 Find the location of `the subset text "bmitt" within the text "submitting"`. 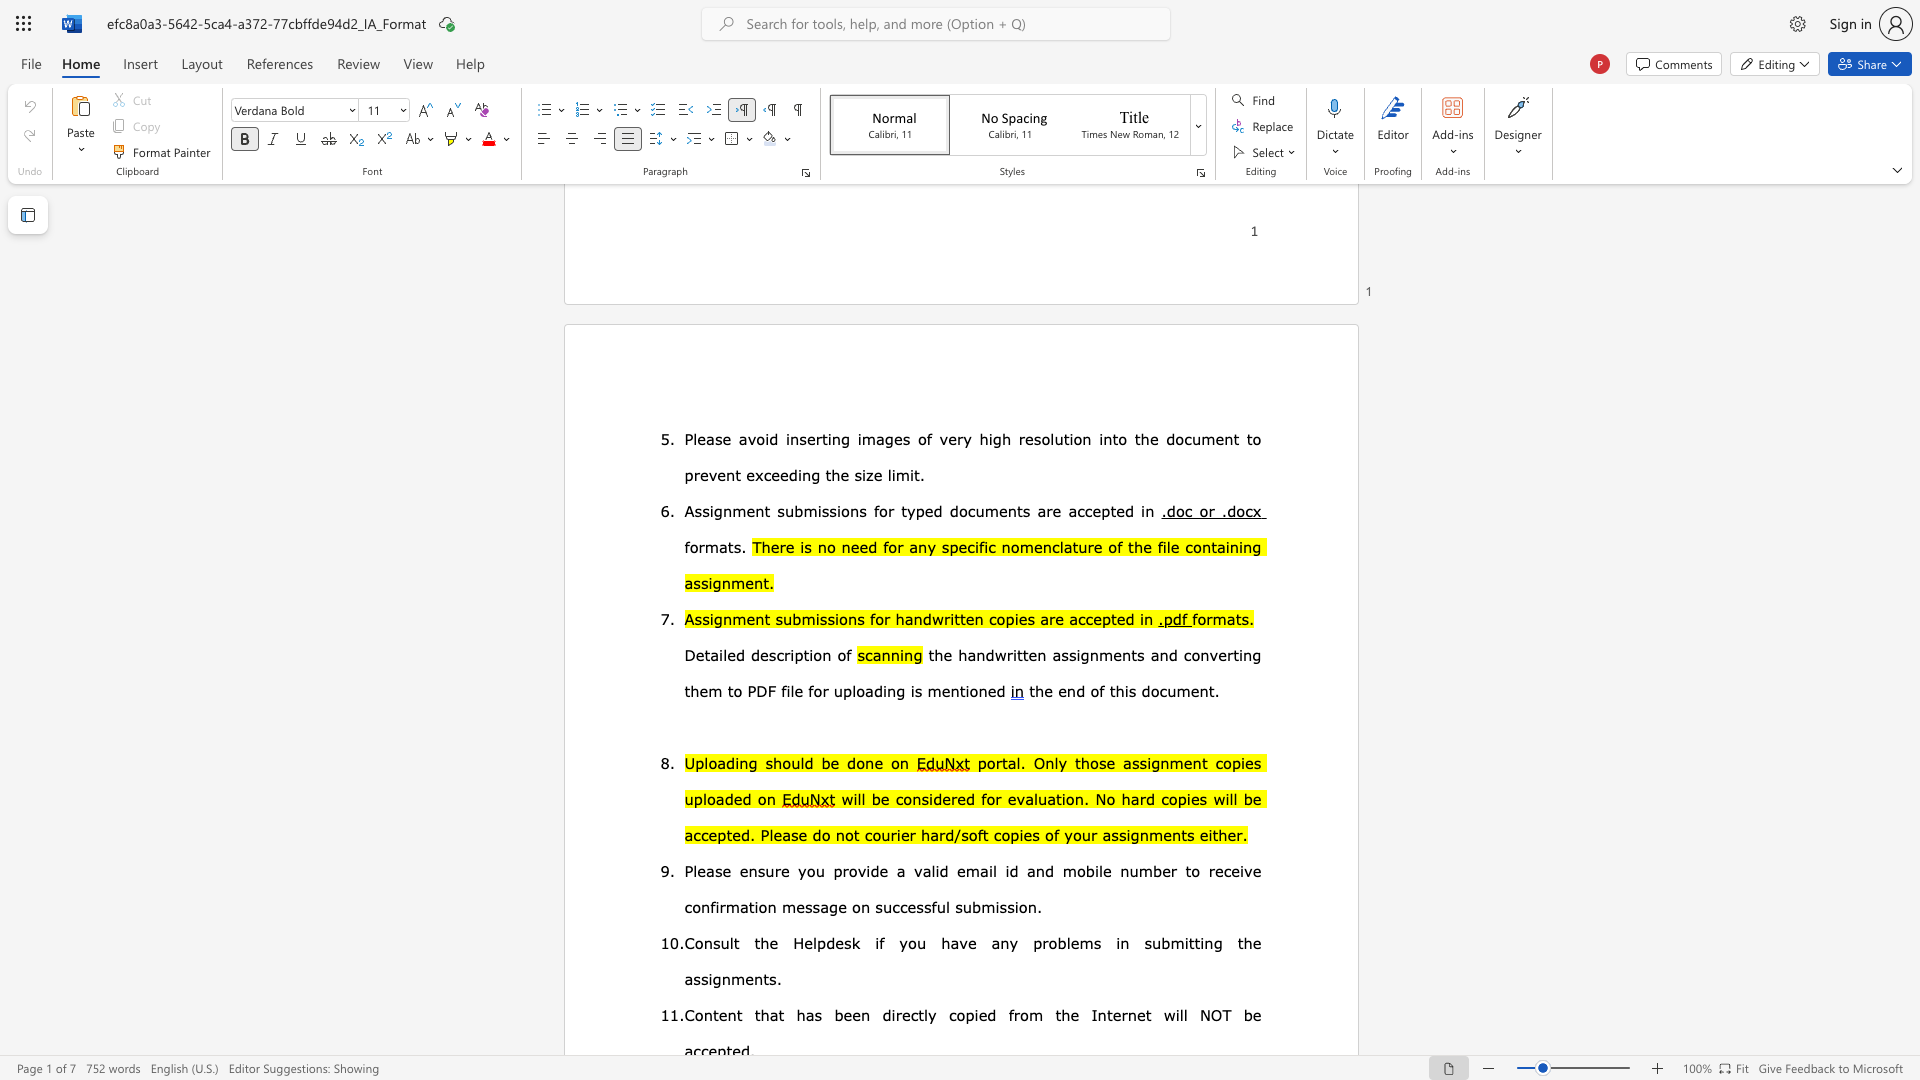

the subset text "bmitt" within the text "submitting" is located at coordinates (1161, 942).